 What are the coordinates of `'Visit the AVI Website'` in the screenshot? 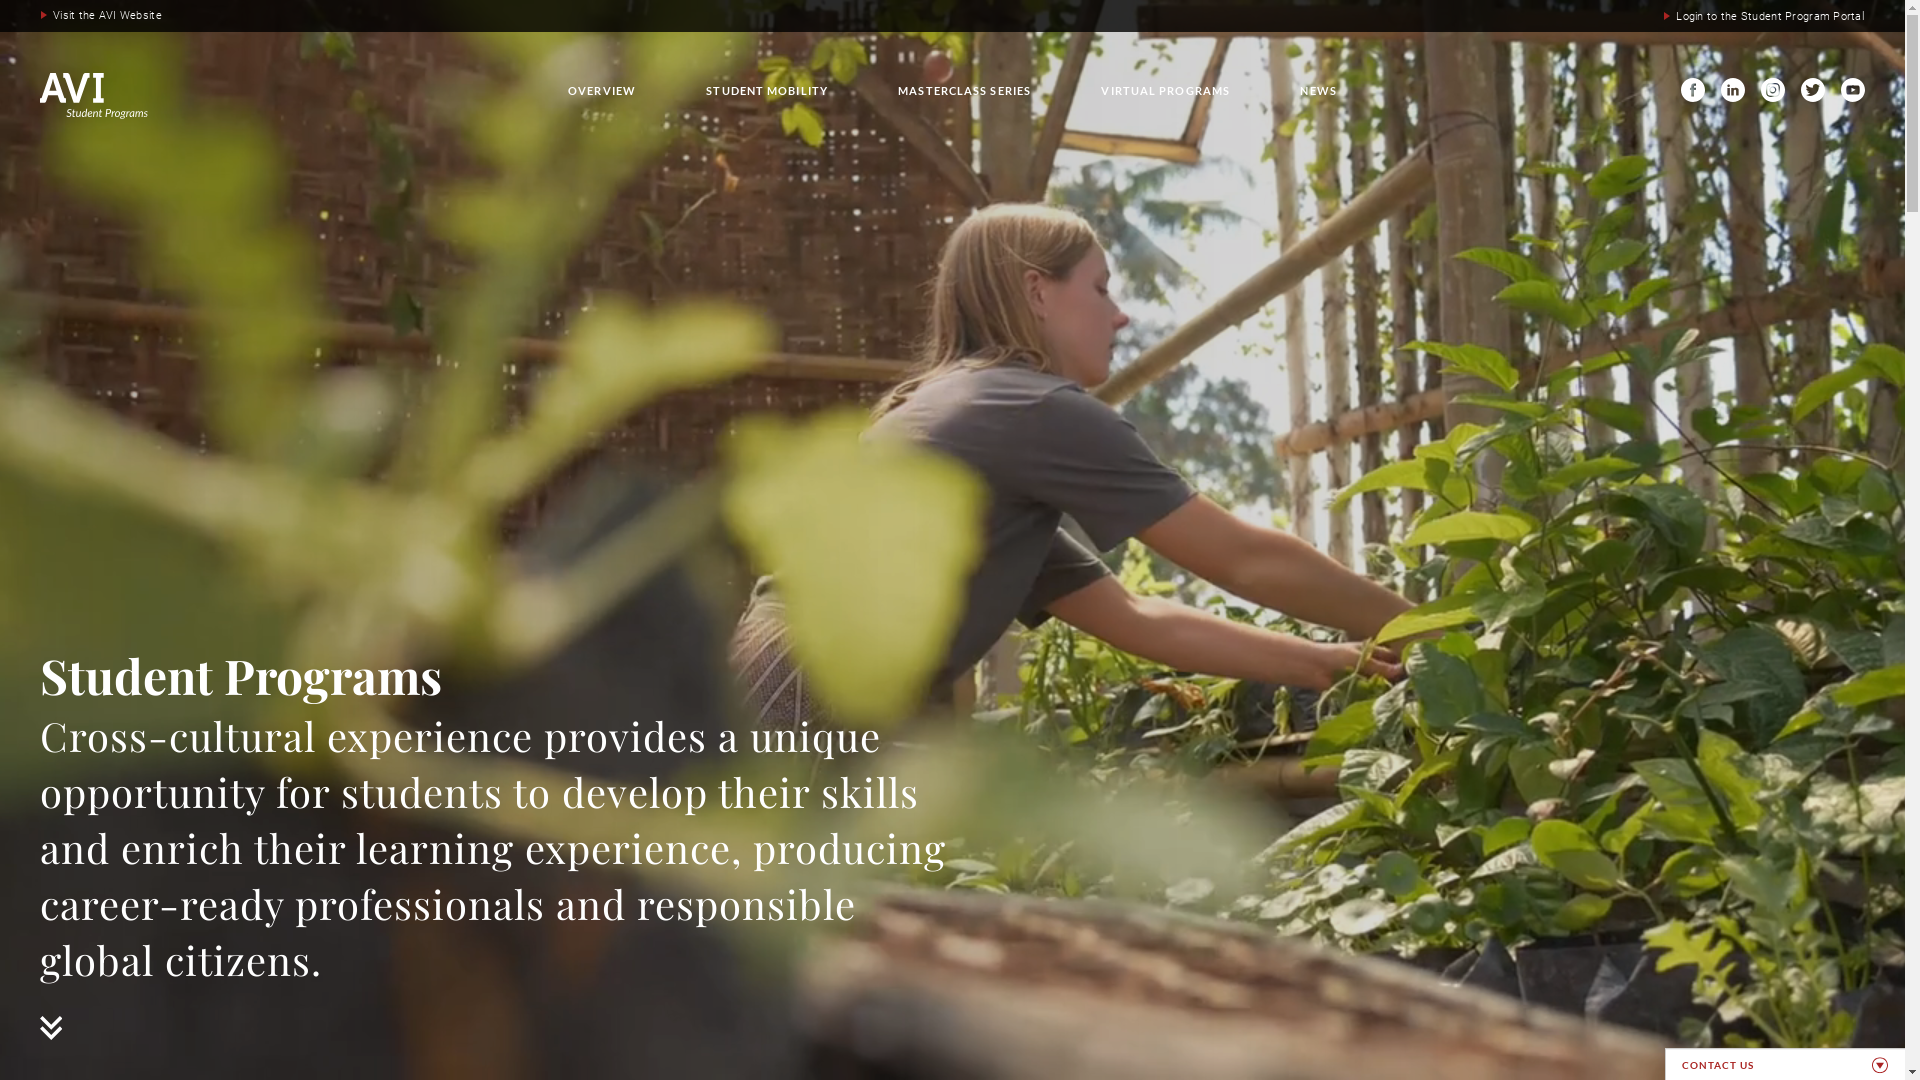 It's located at (100, 15).